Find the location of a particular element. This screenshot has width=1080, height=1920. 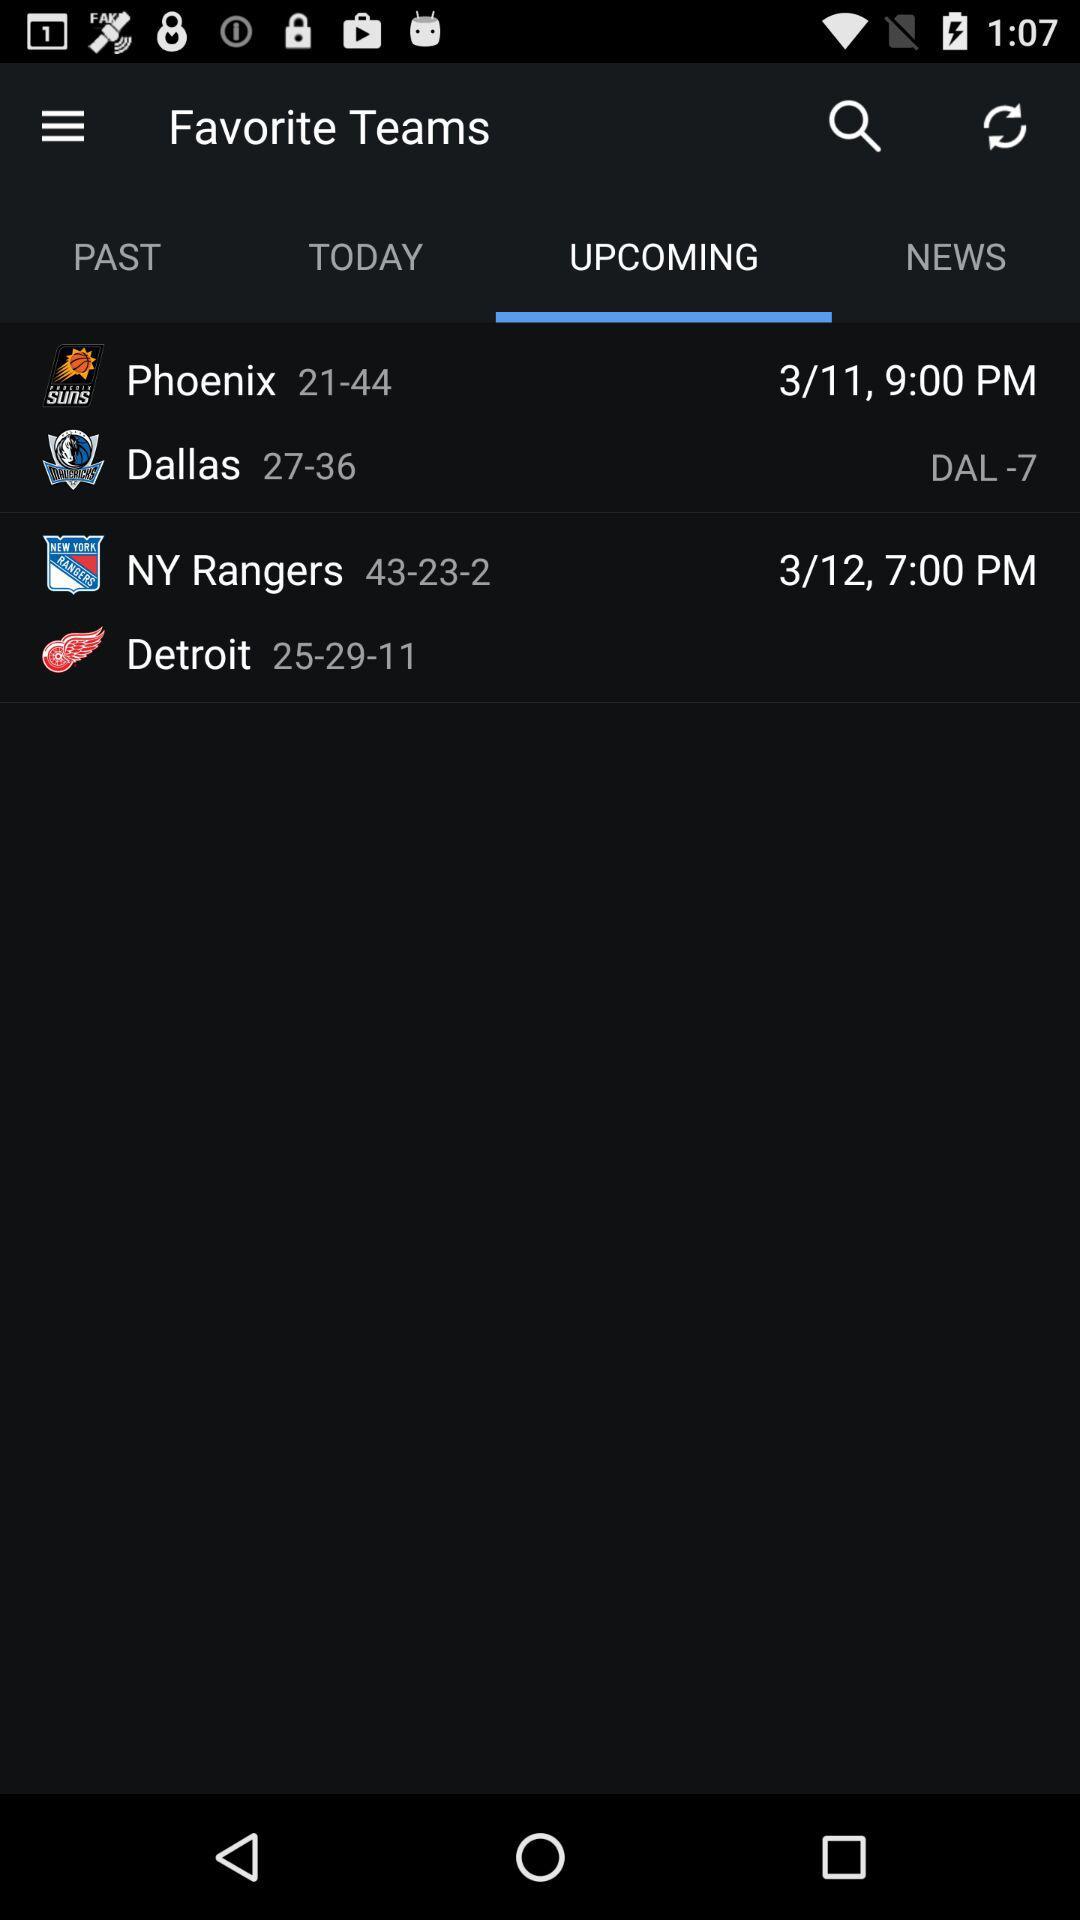

the 43-23-2 item is located at coordinates (427, 569).